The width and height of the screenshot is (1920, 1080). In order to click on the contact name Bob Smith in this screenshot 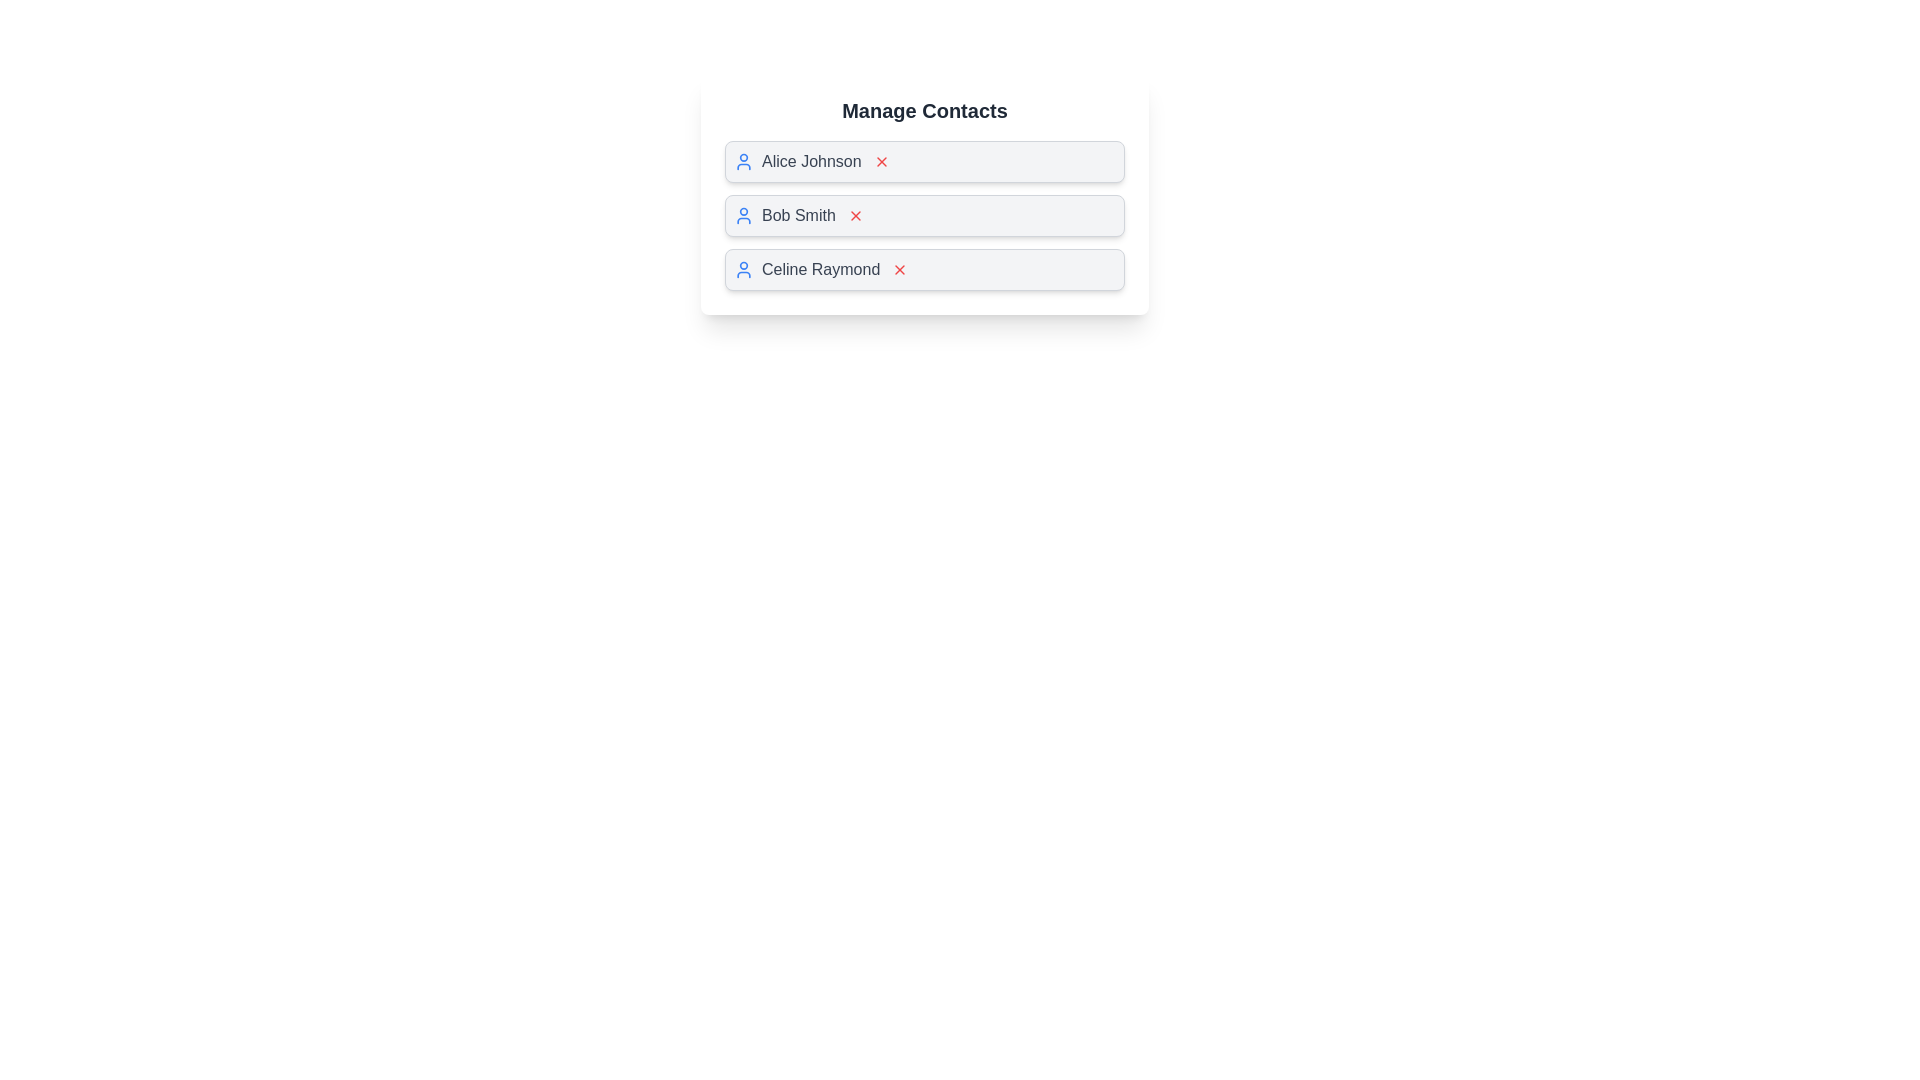, I will do `click(924, 216)`.